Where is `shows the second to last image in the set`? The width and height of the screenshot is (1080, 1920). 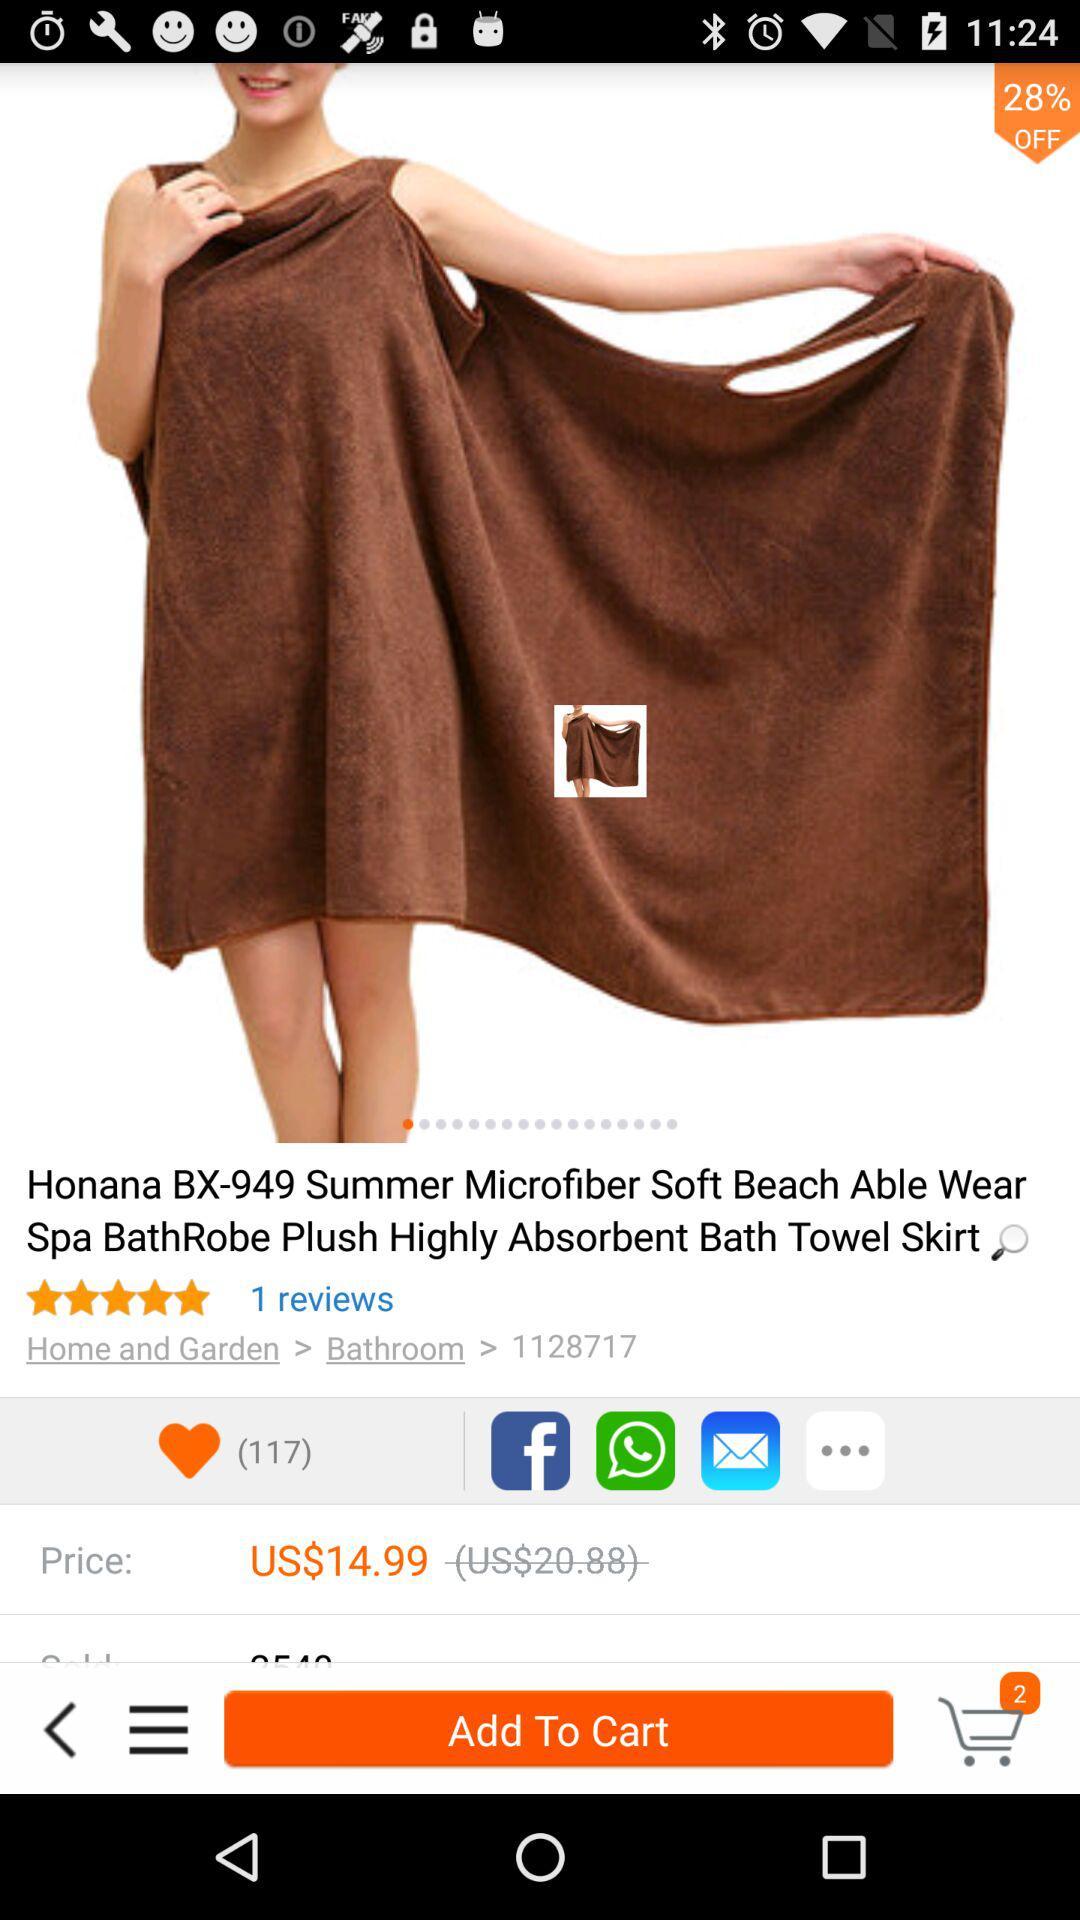 shows the second to last image in the set is located at coordinates (655, 1124).